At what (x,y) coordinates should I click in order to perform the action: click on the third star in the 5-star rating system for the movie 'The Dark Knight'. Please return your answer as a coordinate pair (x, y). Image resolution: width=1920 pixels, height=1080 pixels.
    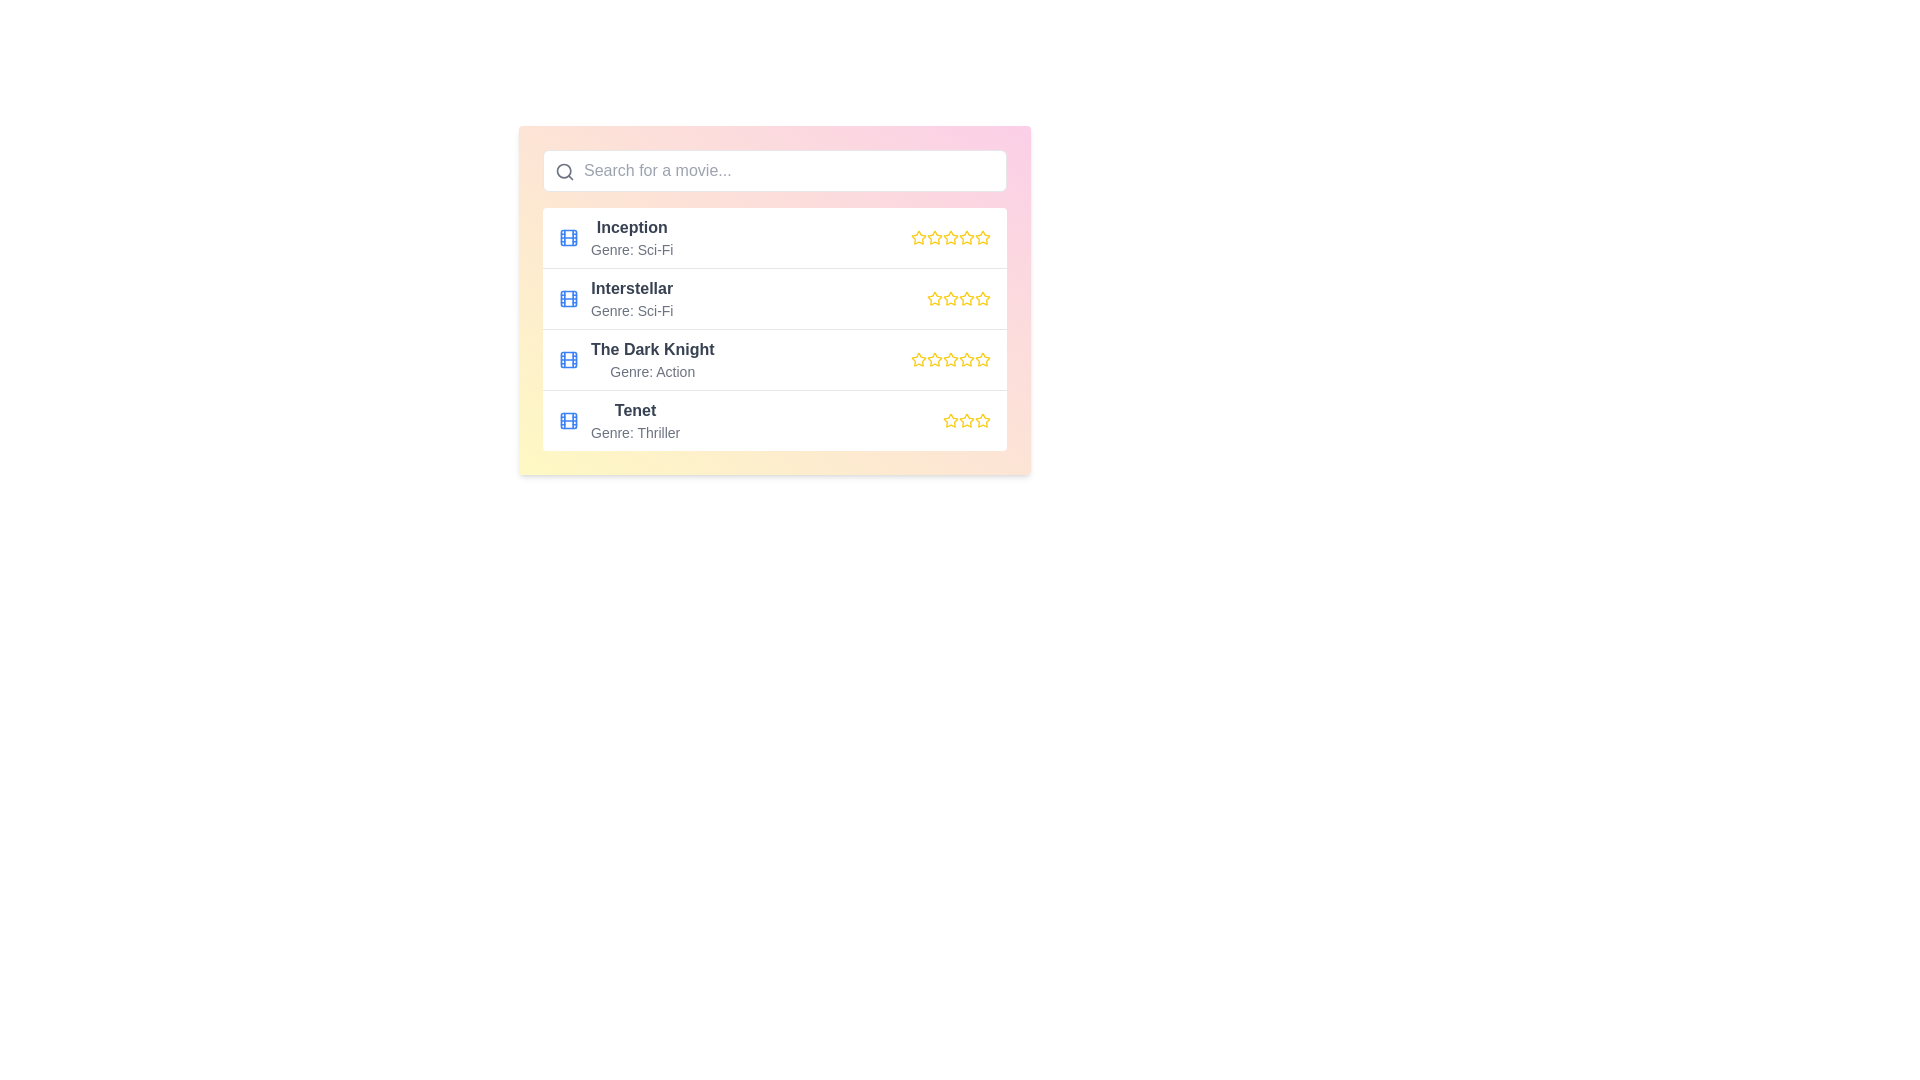
    Looking at the image, I should click on (934, 358).